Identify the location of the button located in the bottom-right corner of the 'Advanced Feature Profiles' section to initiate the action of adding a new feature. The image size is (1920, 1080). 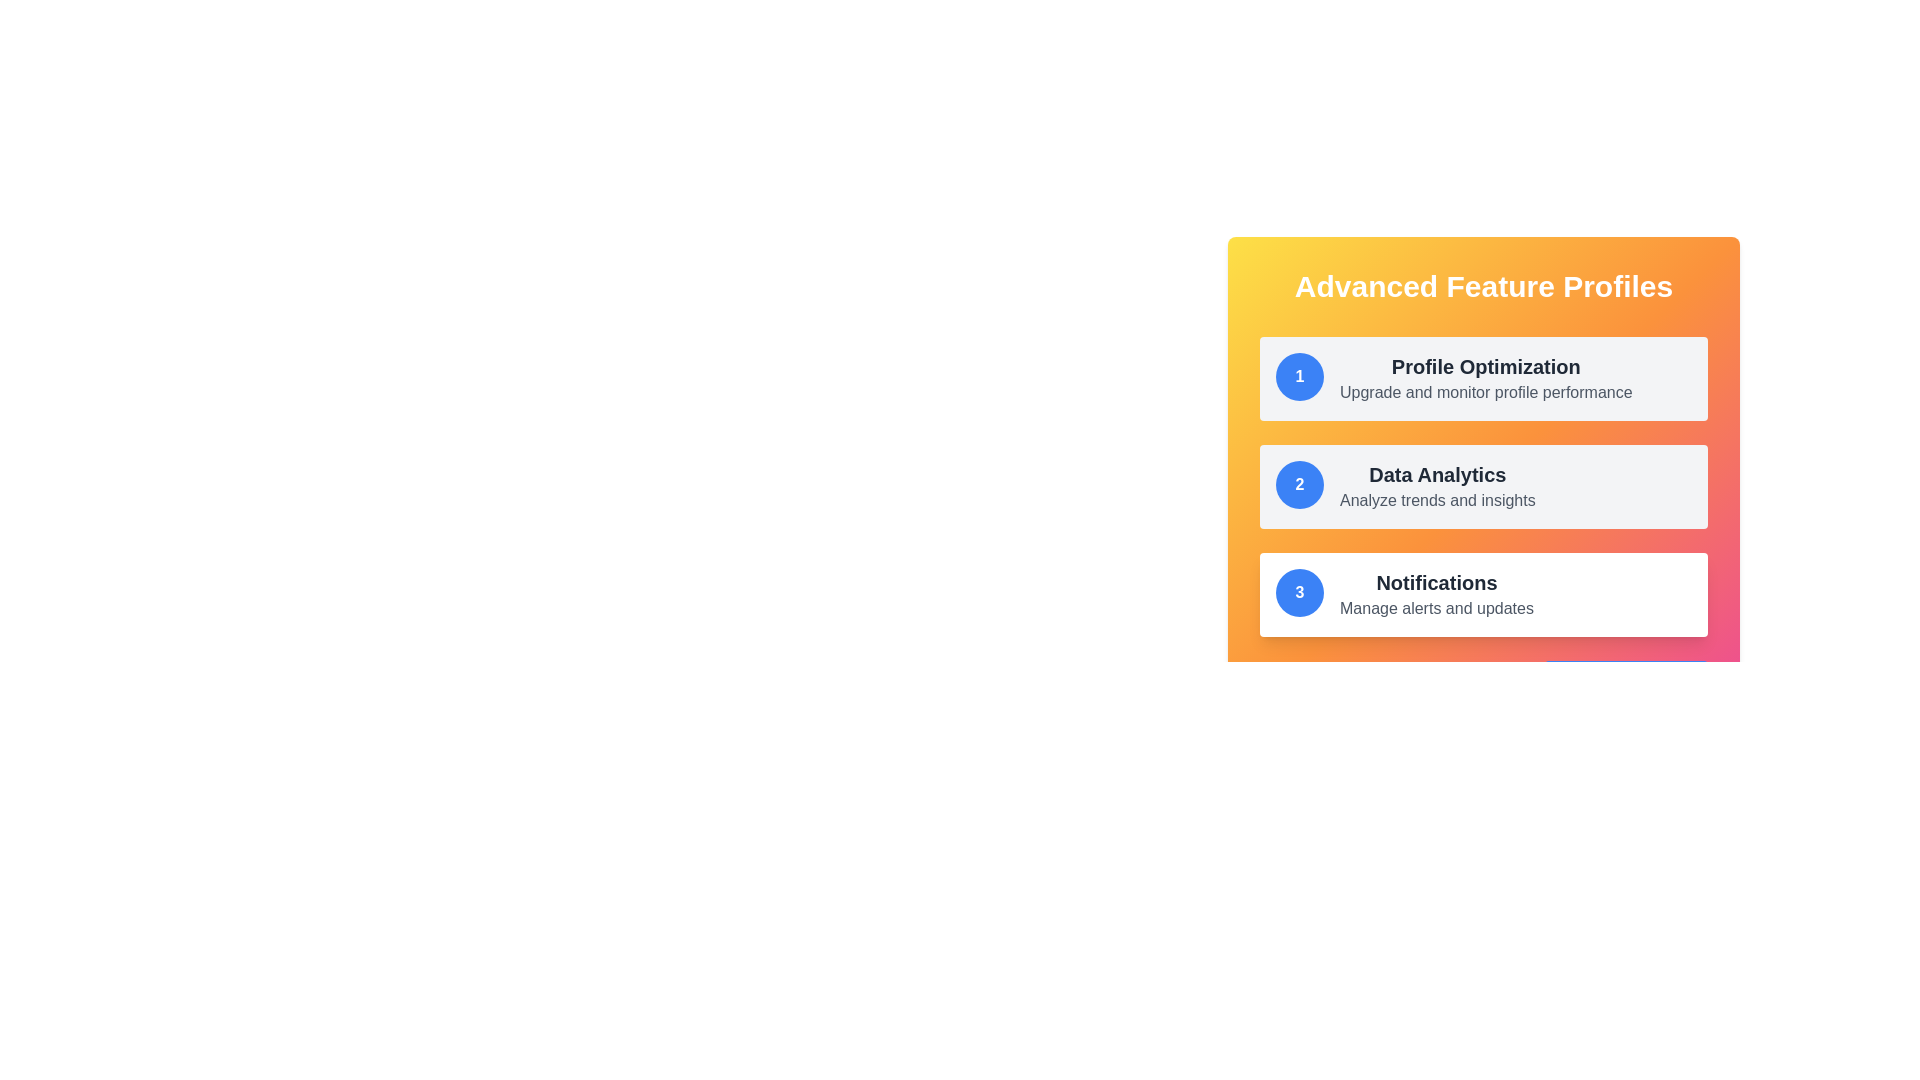
(1483, 680).